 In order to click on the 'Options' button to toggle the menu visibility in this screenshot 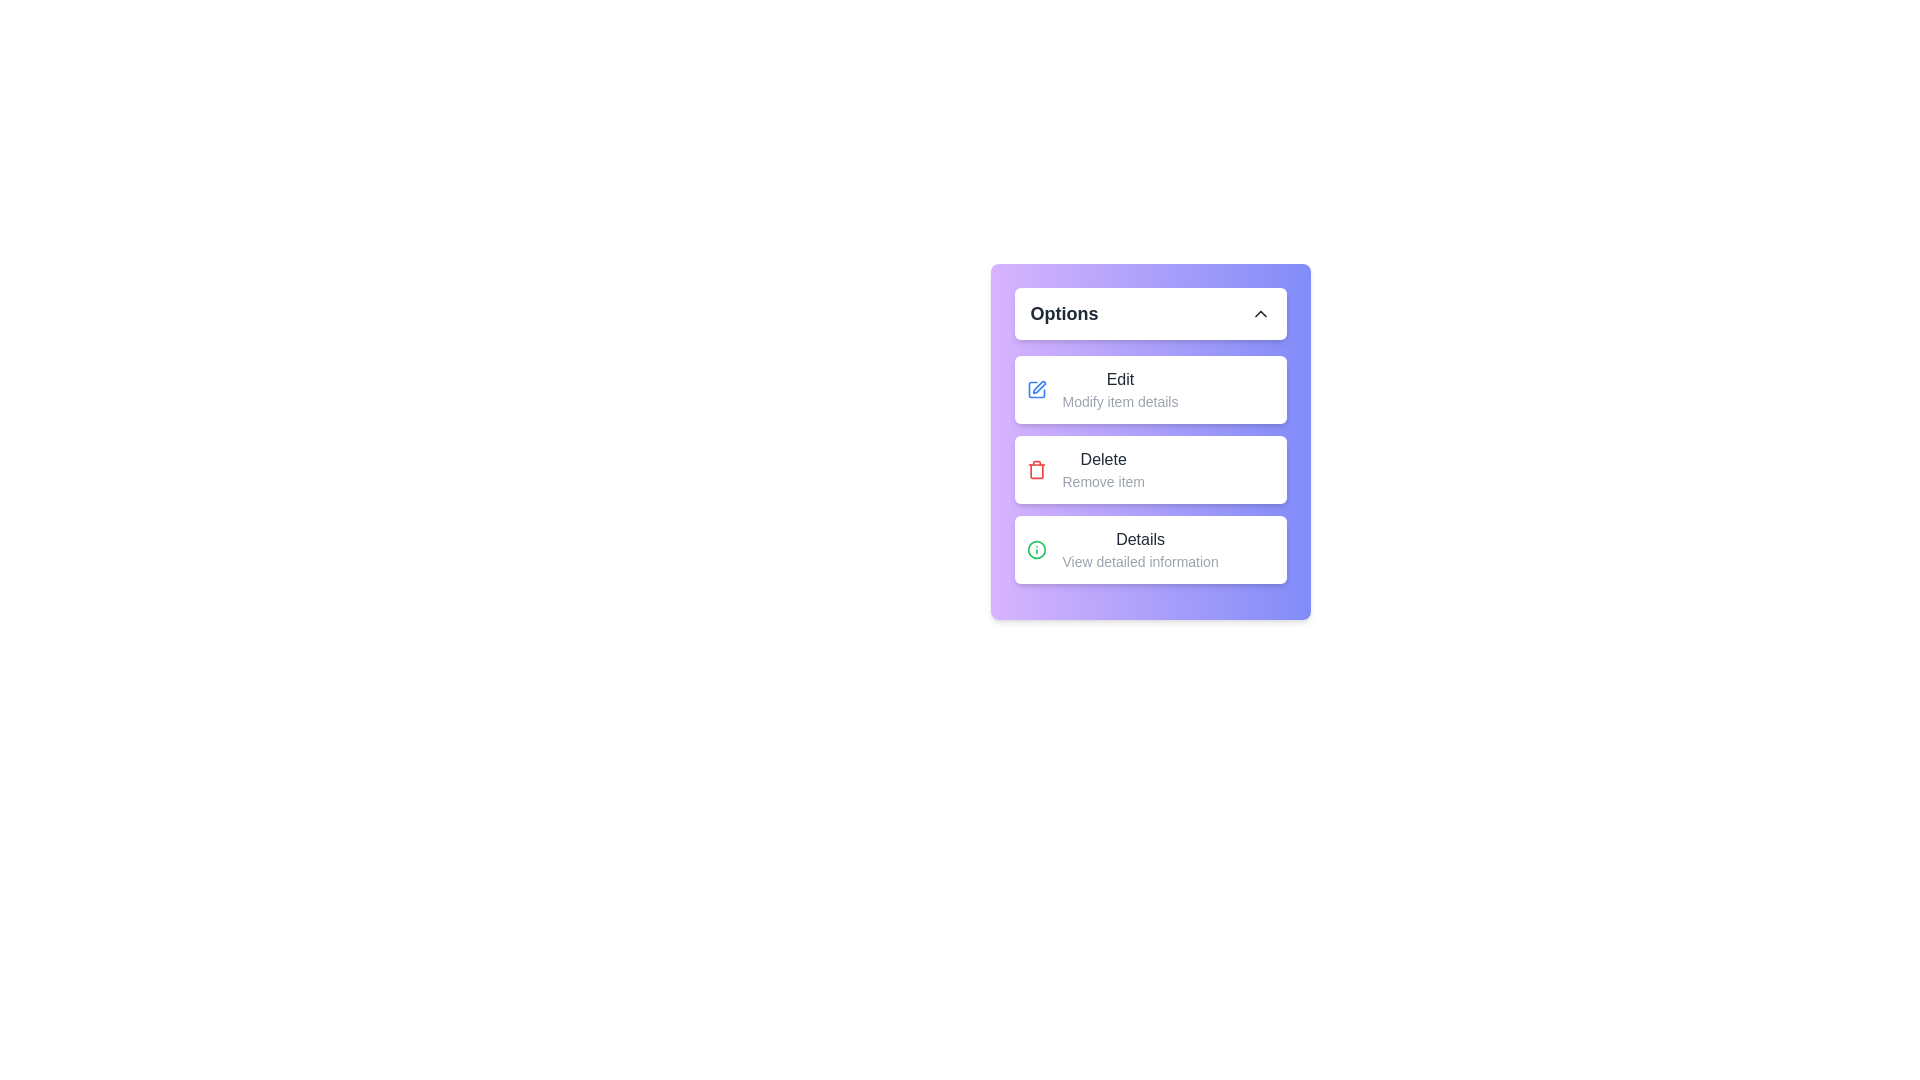, I will do `click(1150, 313)`.